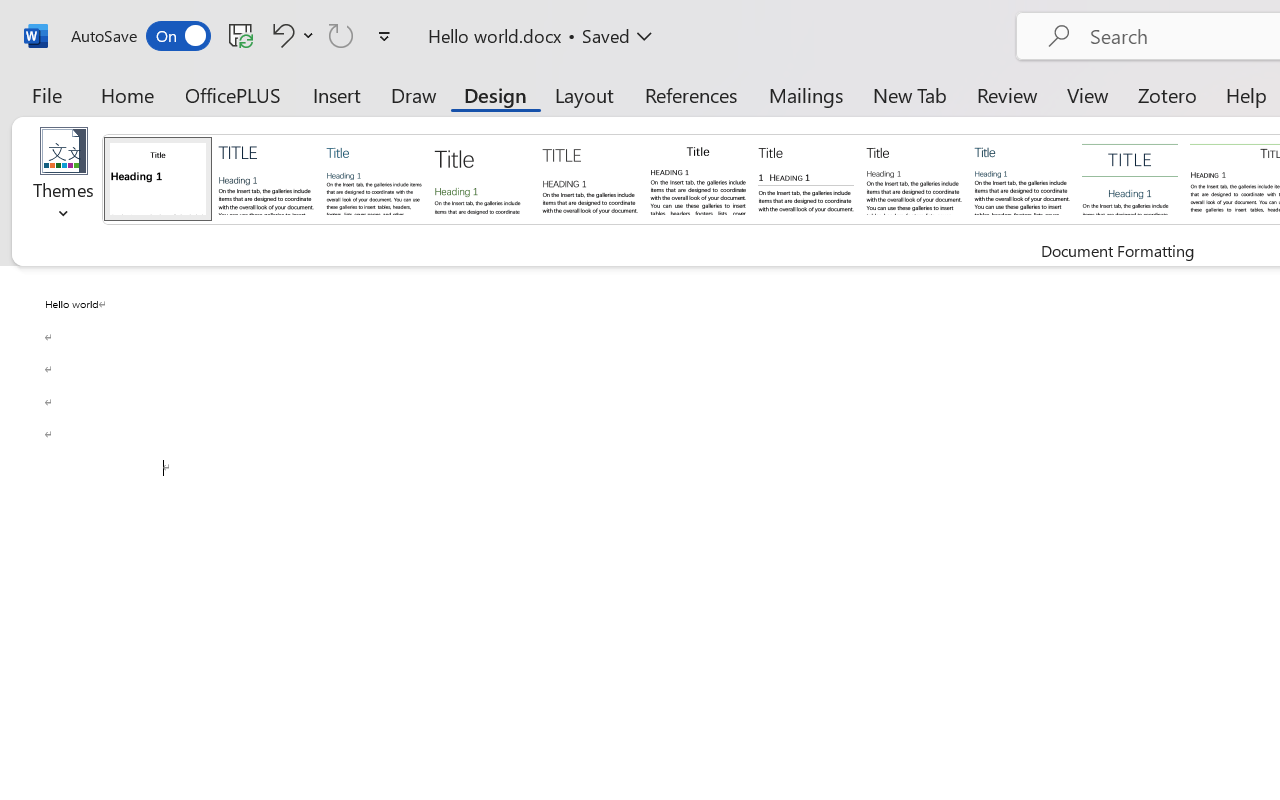 Image resolution: width=1280 pixels, height=800 pixels. Describe the element at coordinates (384, 35) in the screenshot. I see `'Customize Quick Access Toolbar'` at that location.